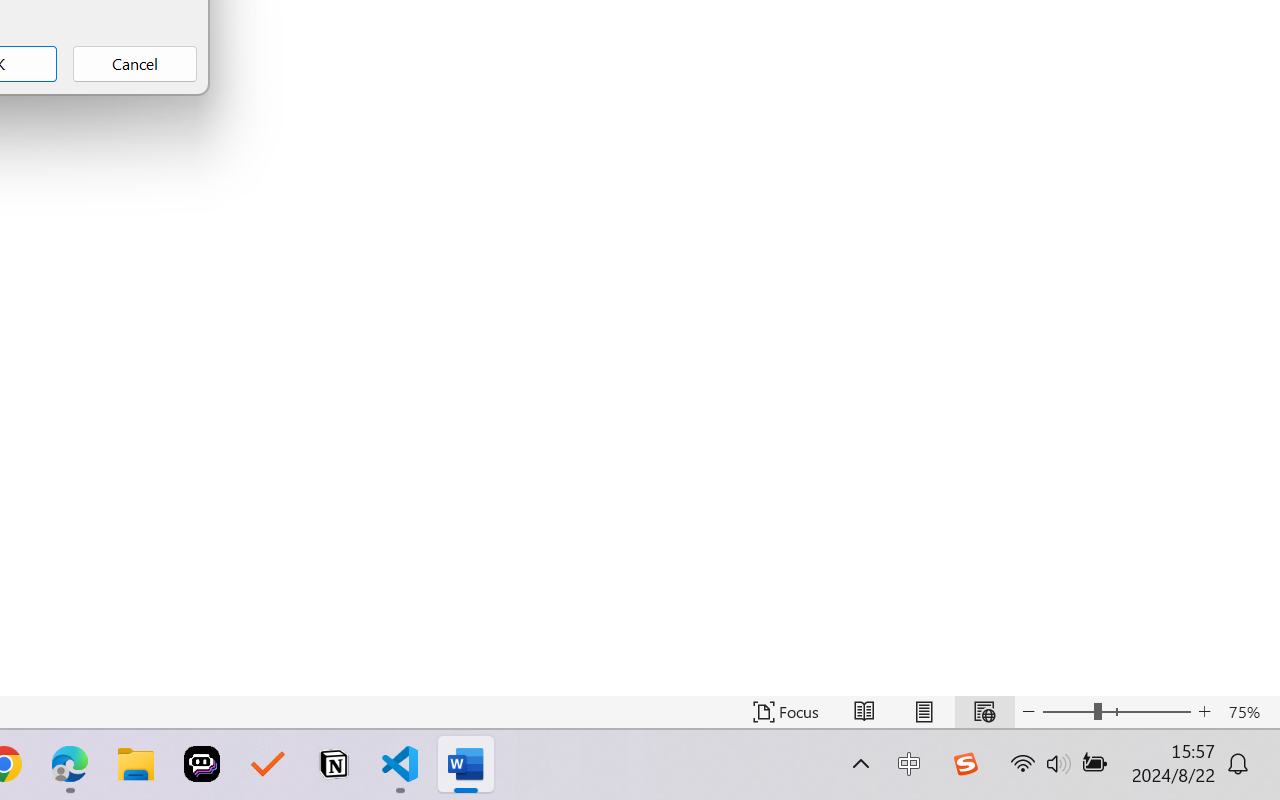  Describe the element at coordinates (1115, 711) in the screenshot. I see `'Zoom'` at that location.